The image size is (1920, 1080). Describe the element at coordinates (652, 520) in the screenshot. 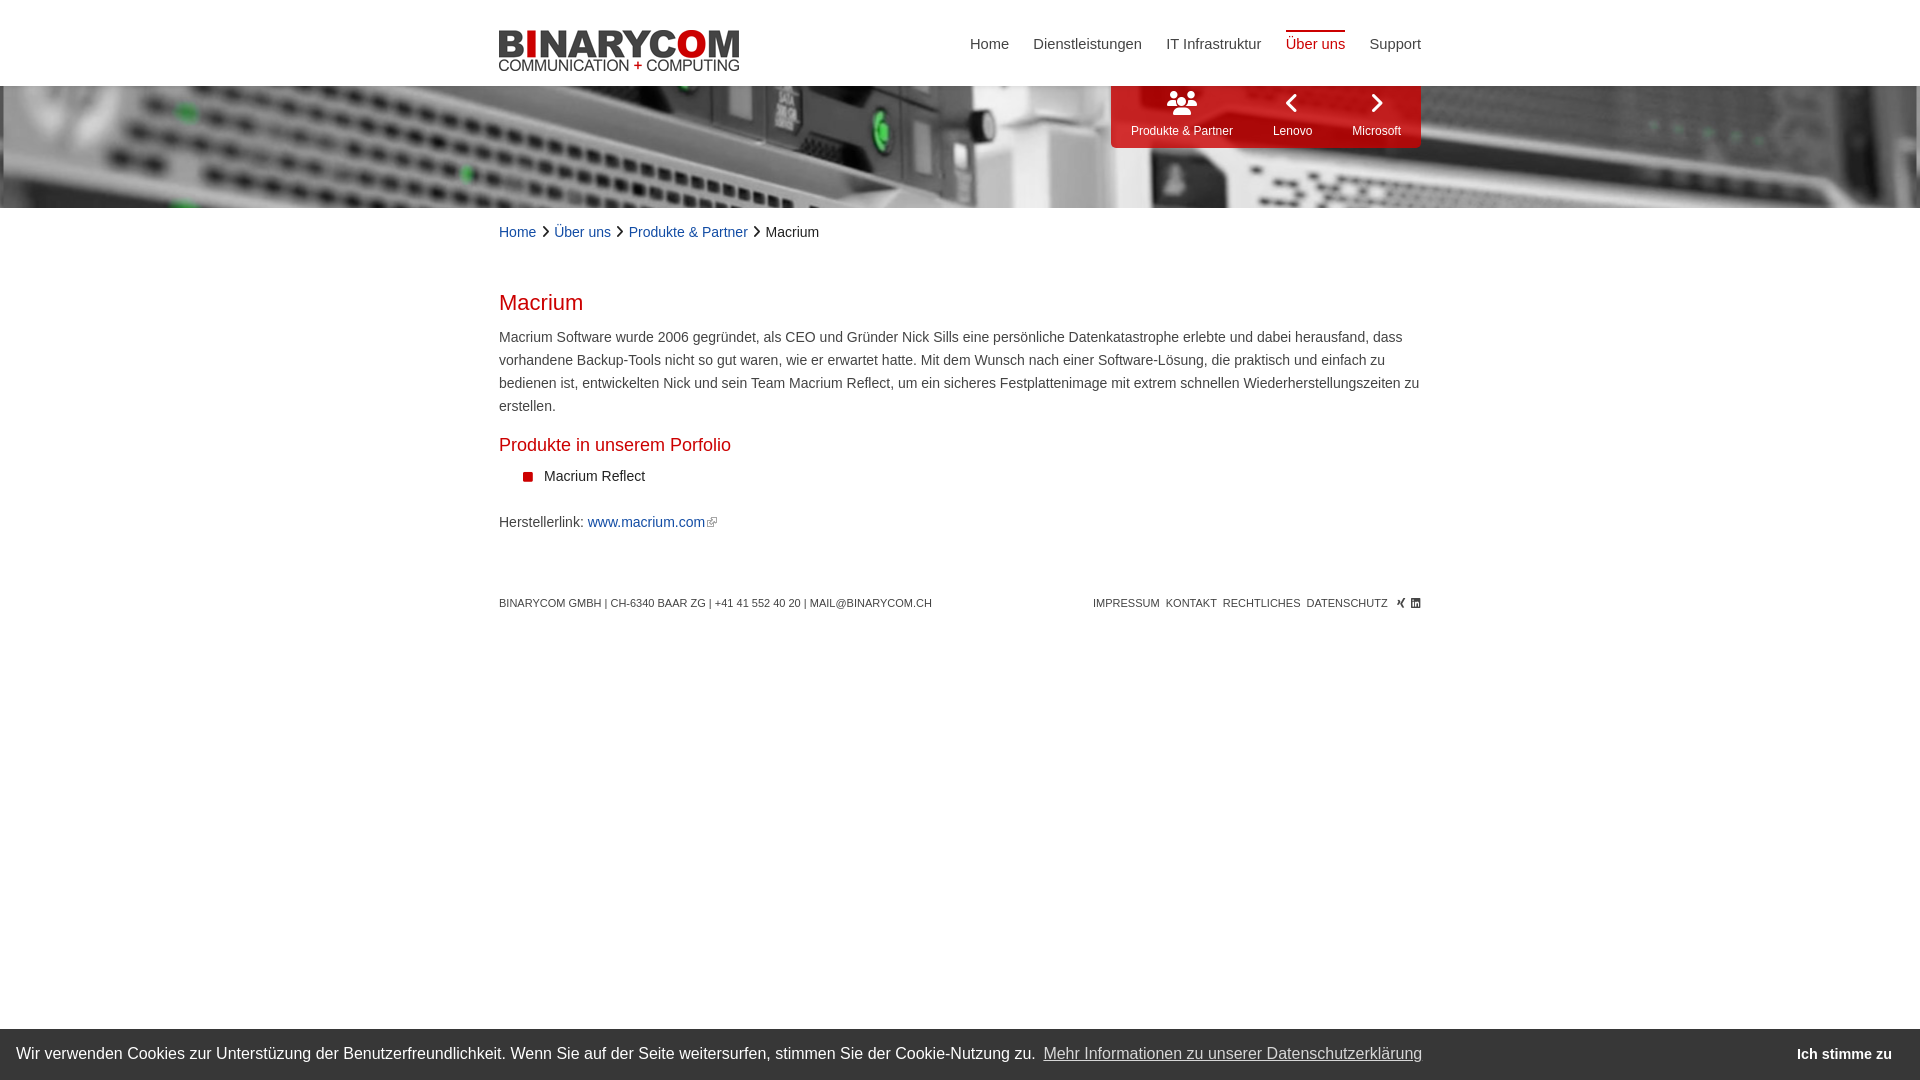

I see `'www.macrium.com'` at that location.